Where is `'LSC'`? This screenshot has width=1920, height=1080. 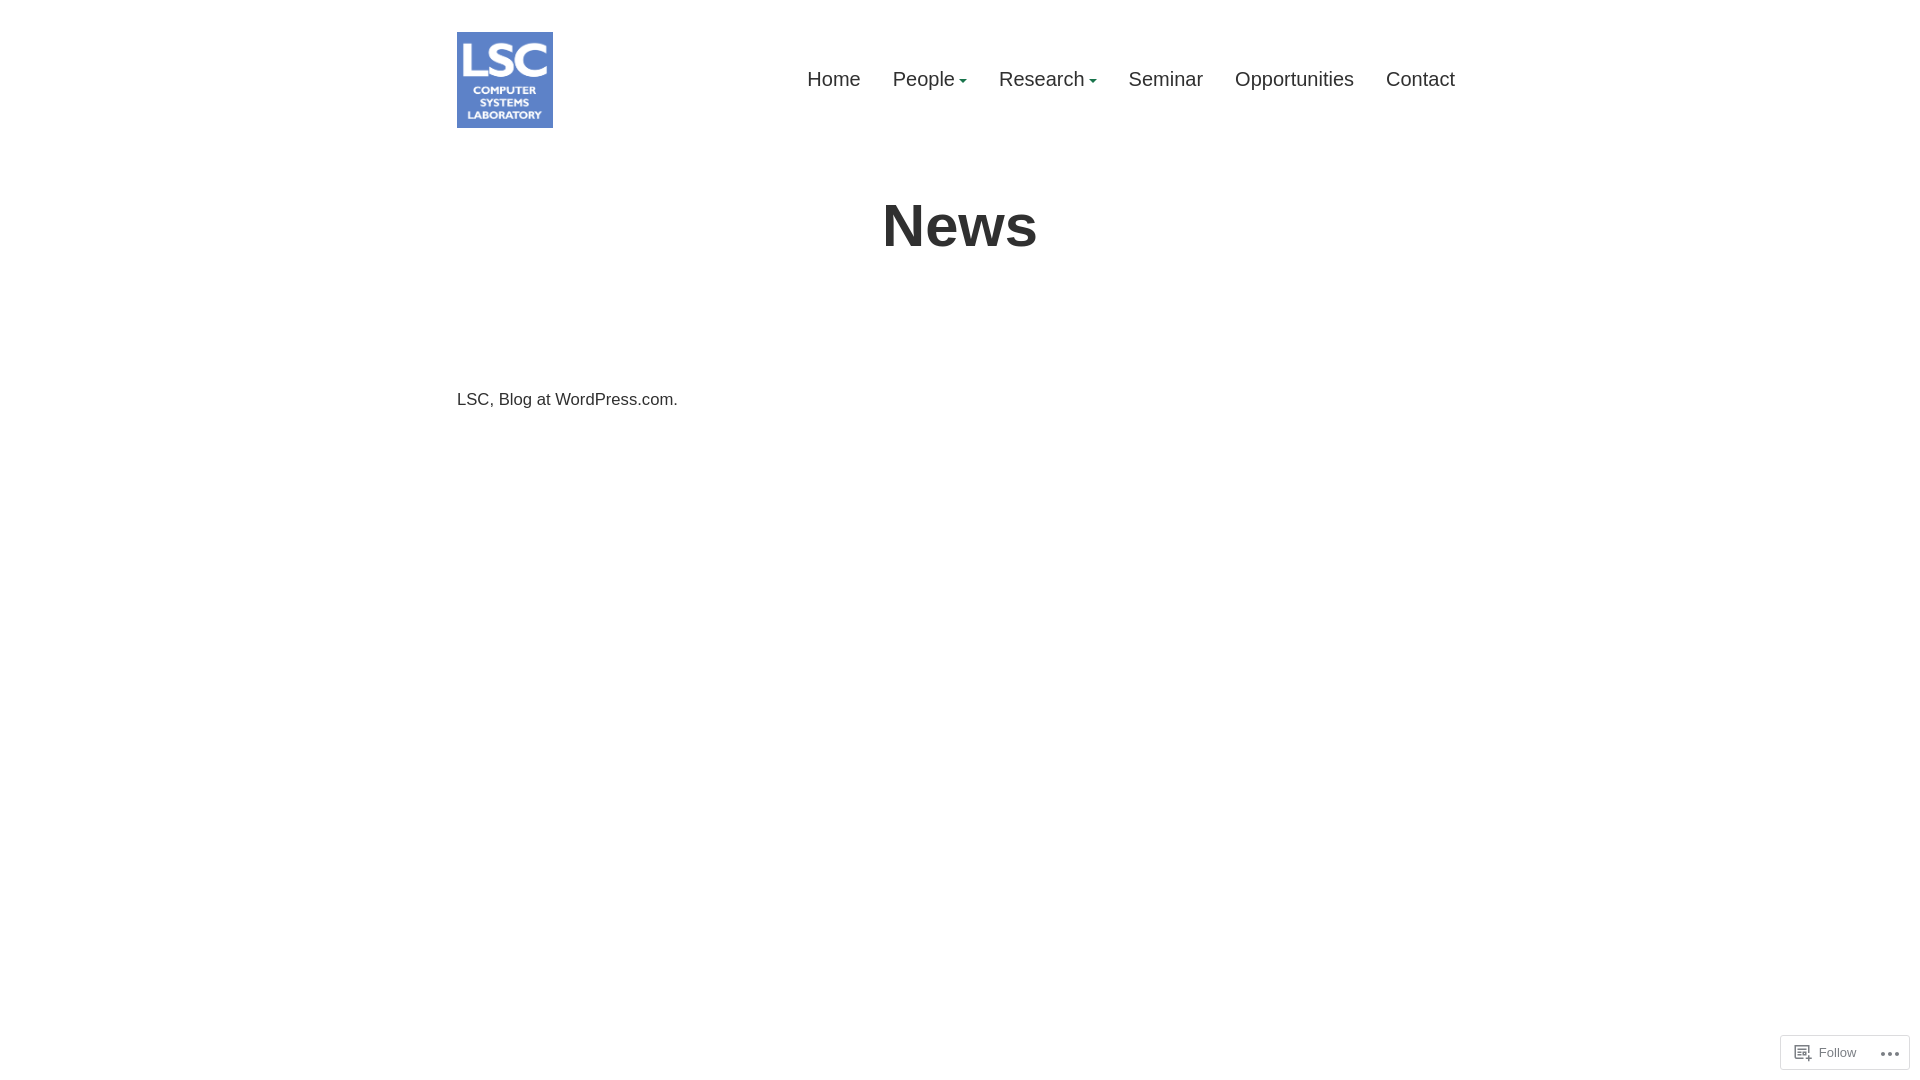
'LSC' is located at coordinates (455, 399).